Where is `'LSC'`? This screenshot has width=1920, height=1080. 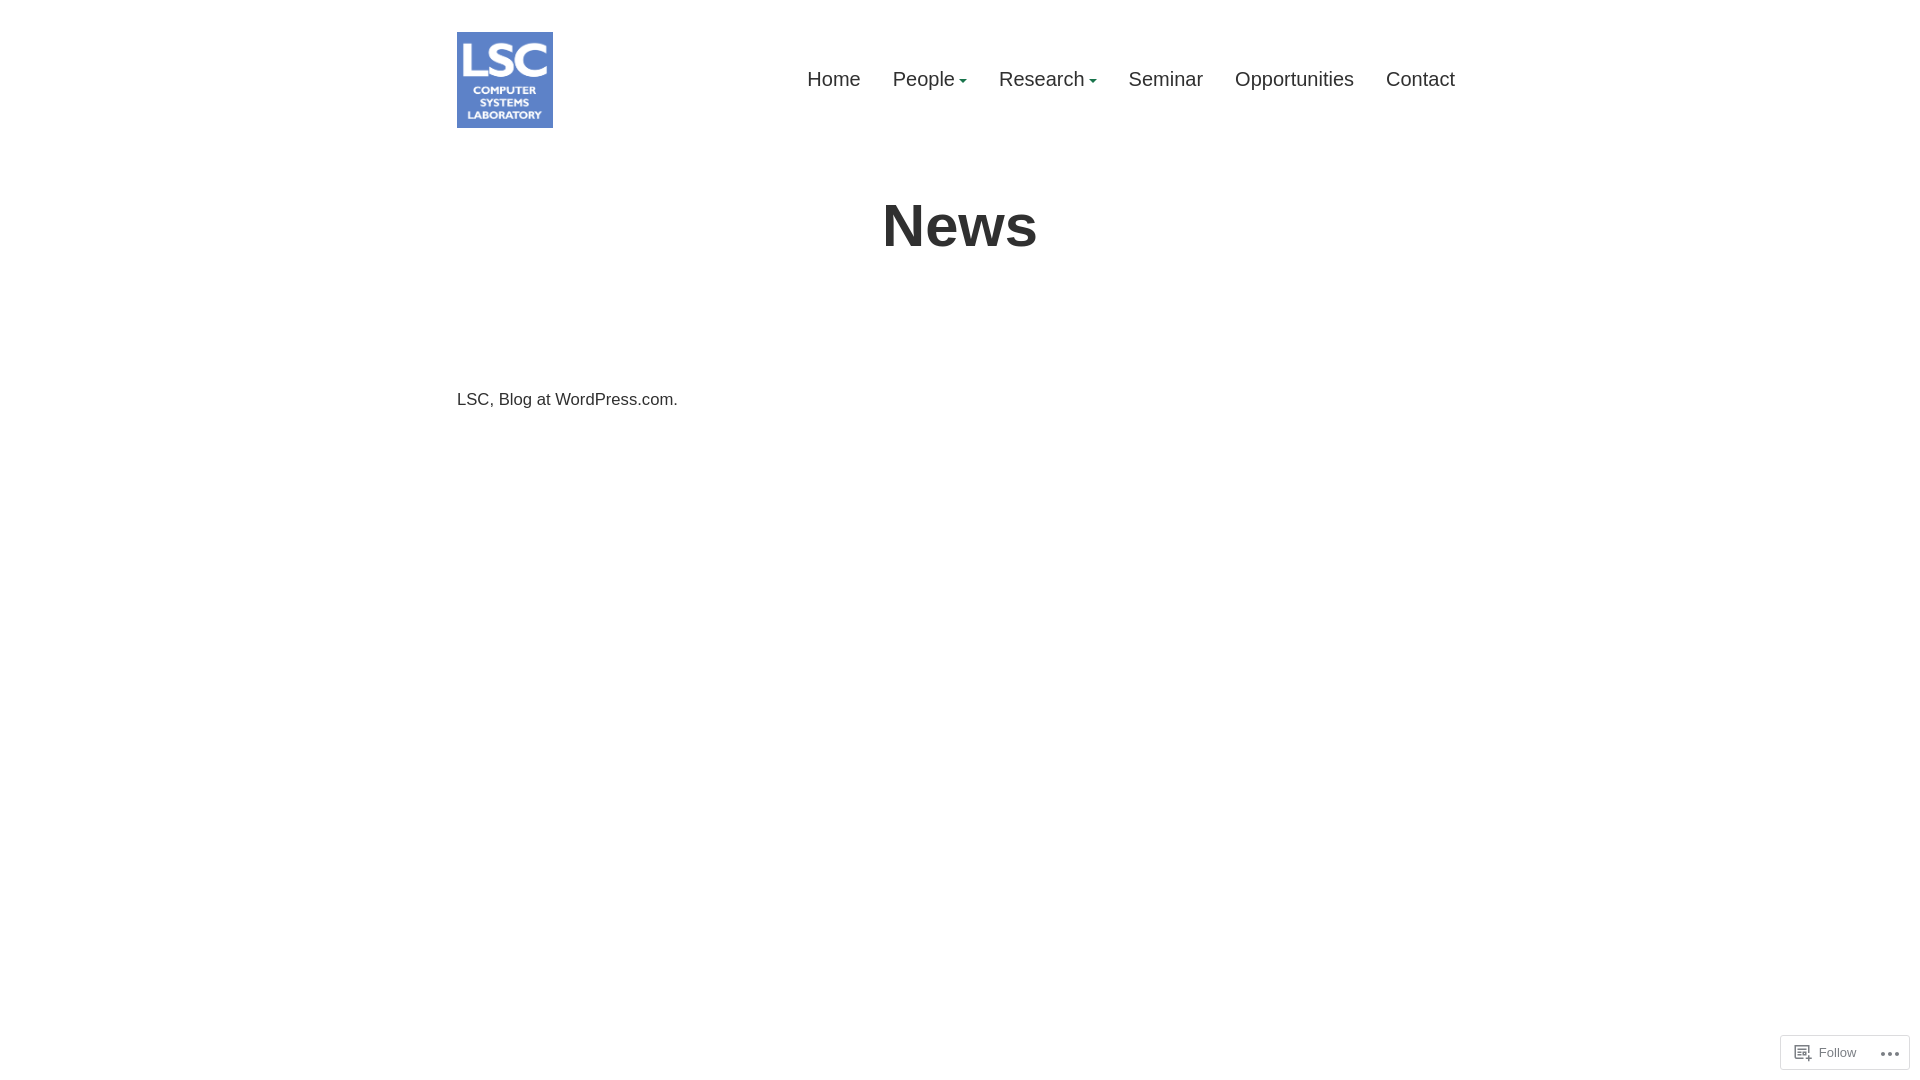
'LSC' is located at coordinates (455, 399).